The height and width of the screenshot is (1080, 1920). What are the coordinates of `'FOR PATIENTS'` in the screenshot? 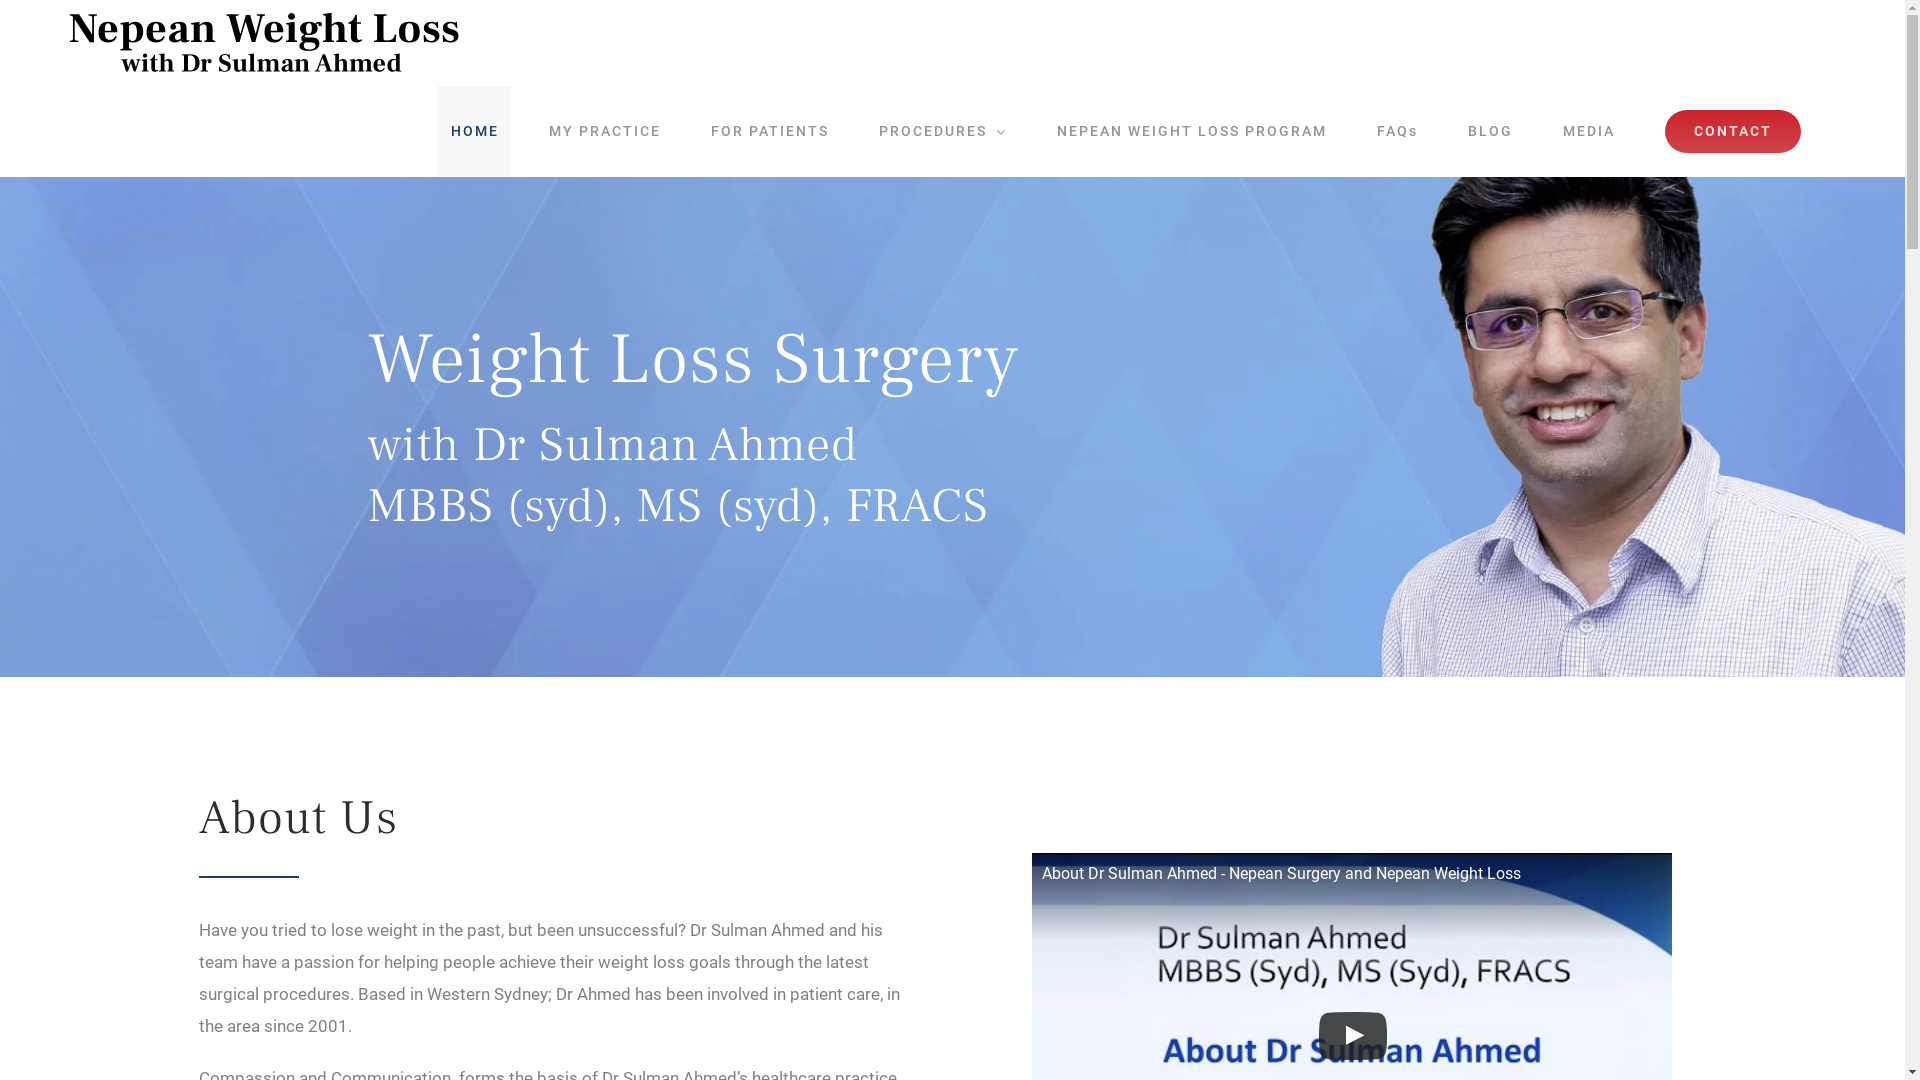 It's located at (768, 131).